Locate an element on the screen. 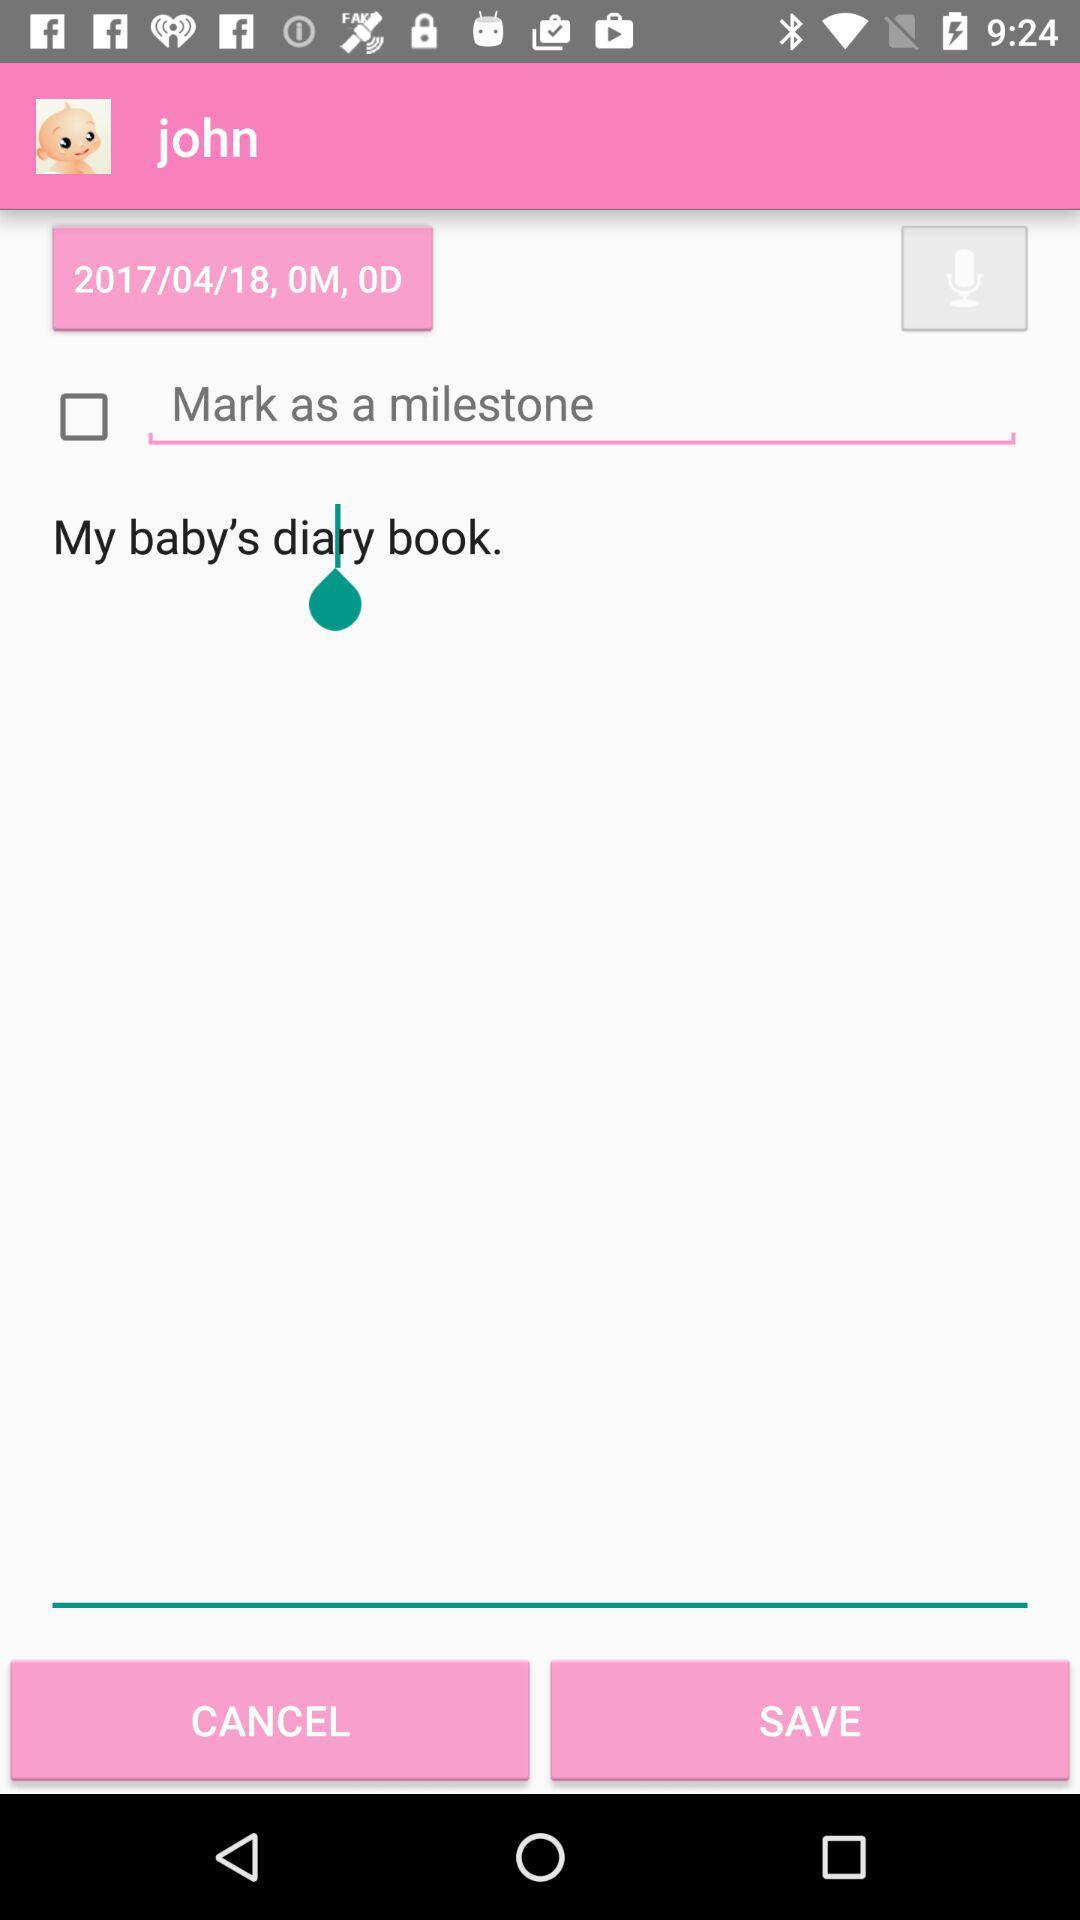 The image size is (1080, 1920). icon above my baby s item is located at coordinates (582, 401).